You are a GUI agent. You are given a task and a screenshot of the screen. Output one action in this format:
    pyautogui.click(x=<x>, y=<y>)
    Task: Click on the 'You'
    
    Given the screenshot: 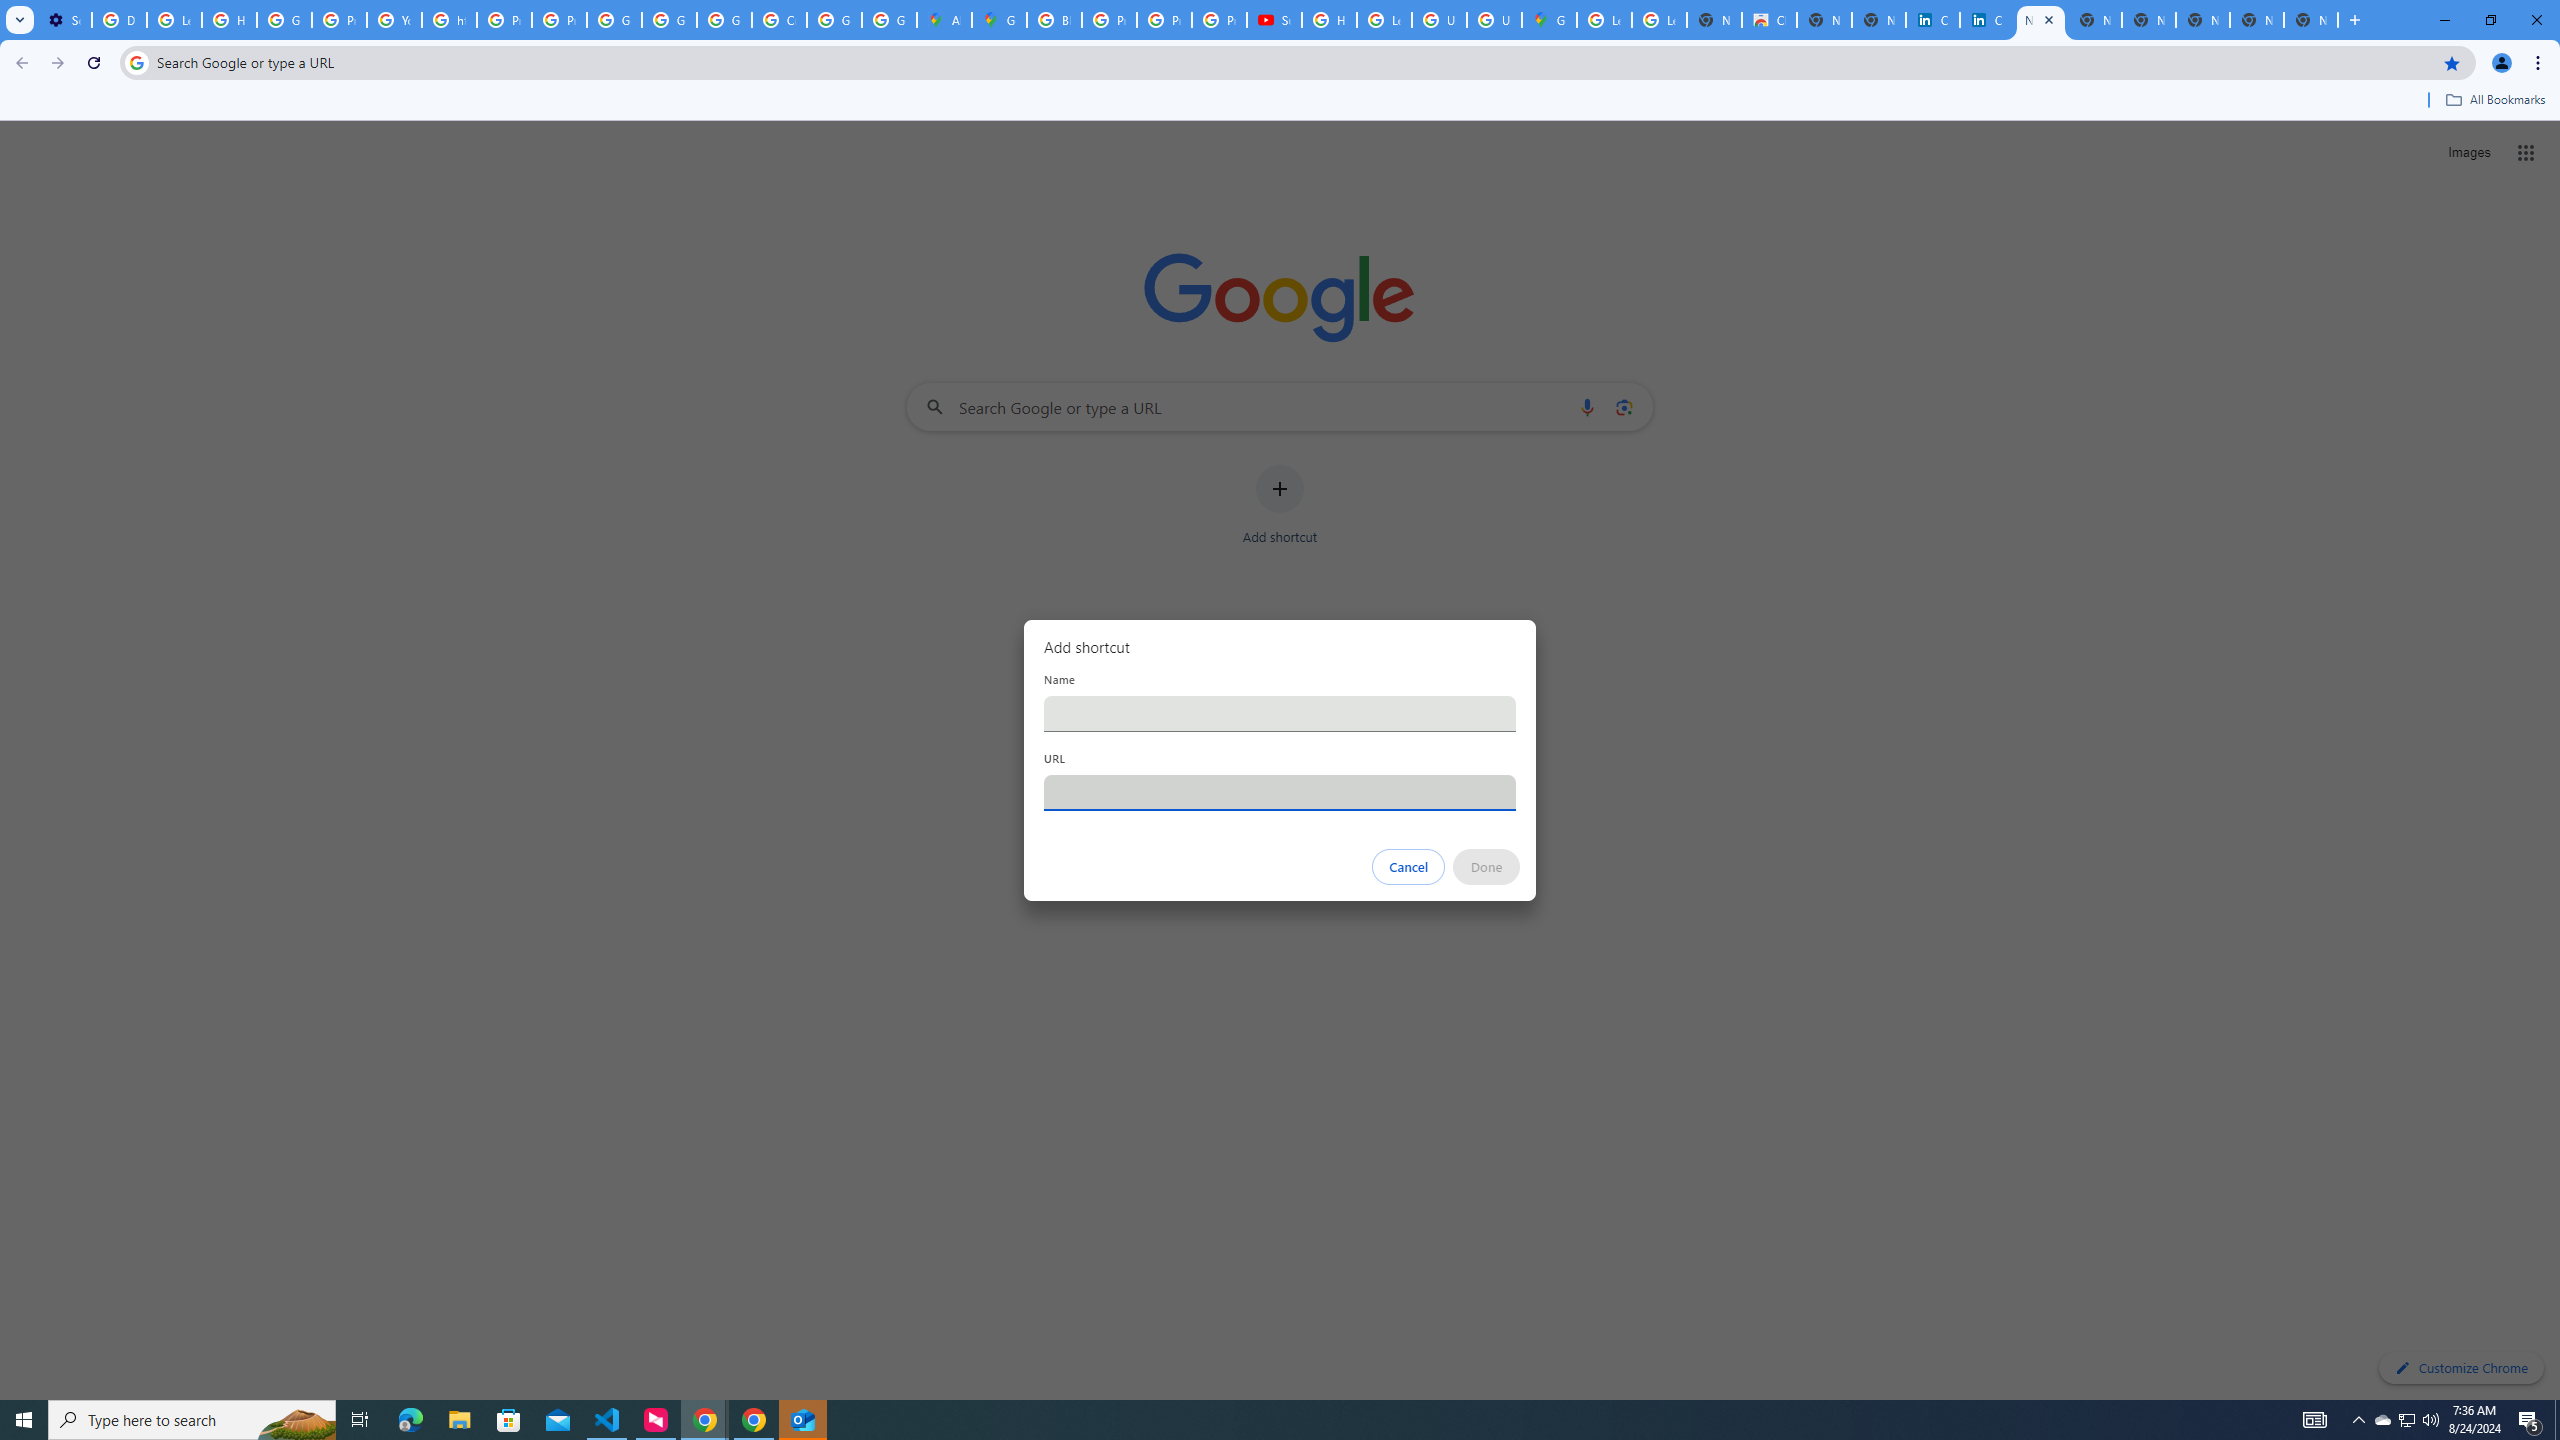 What is the action you would take?
    pyautogui.click(x=2502, y=62)
    